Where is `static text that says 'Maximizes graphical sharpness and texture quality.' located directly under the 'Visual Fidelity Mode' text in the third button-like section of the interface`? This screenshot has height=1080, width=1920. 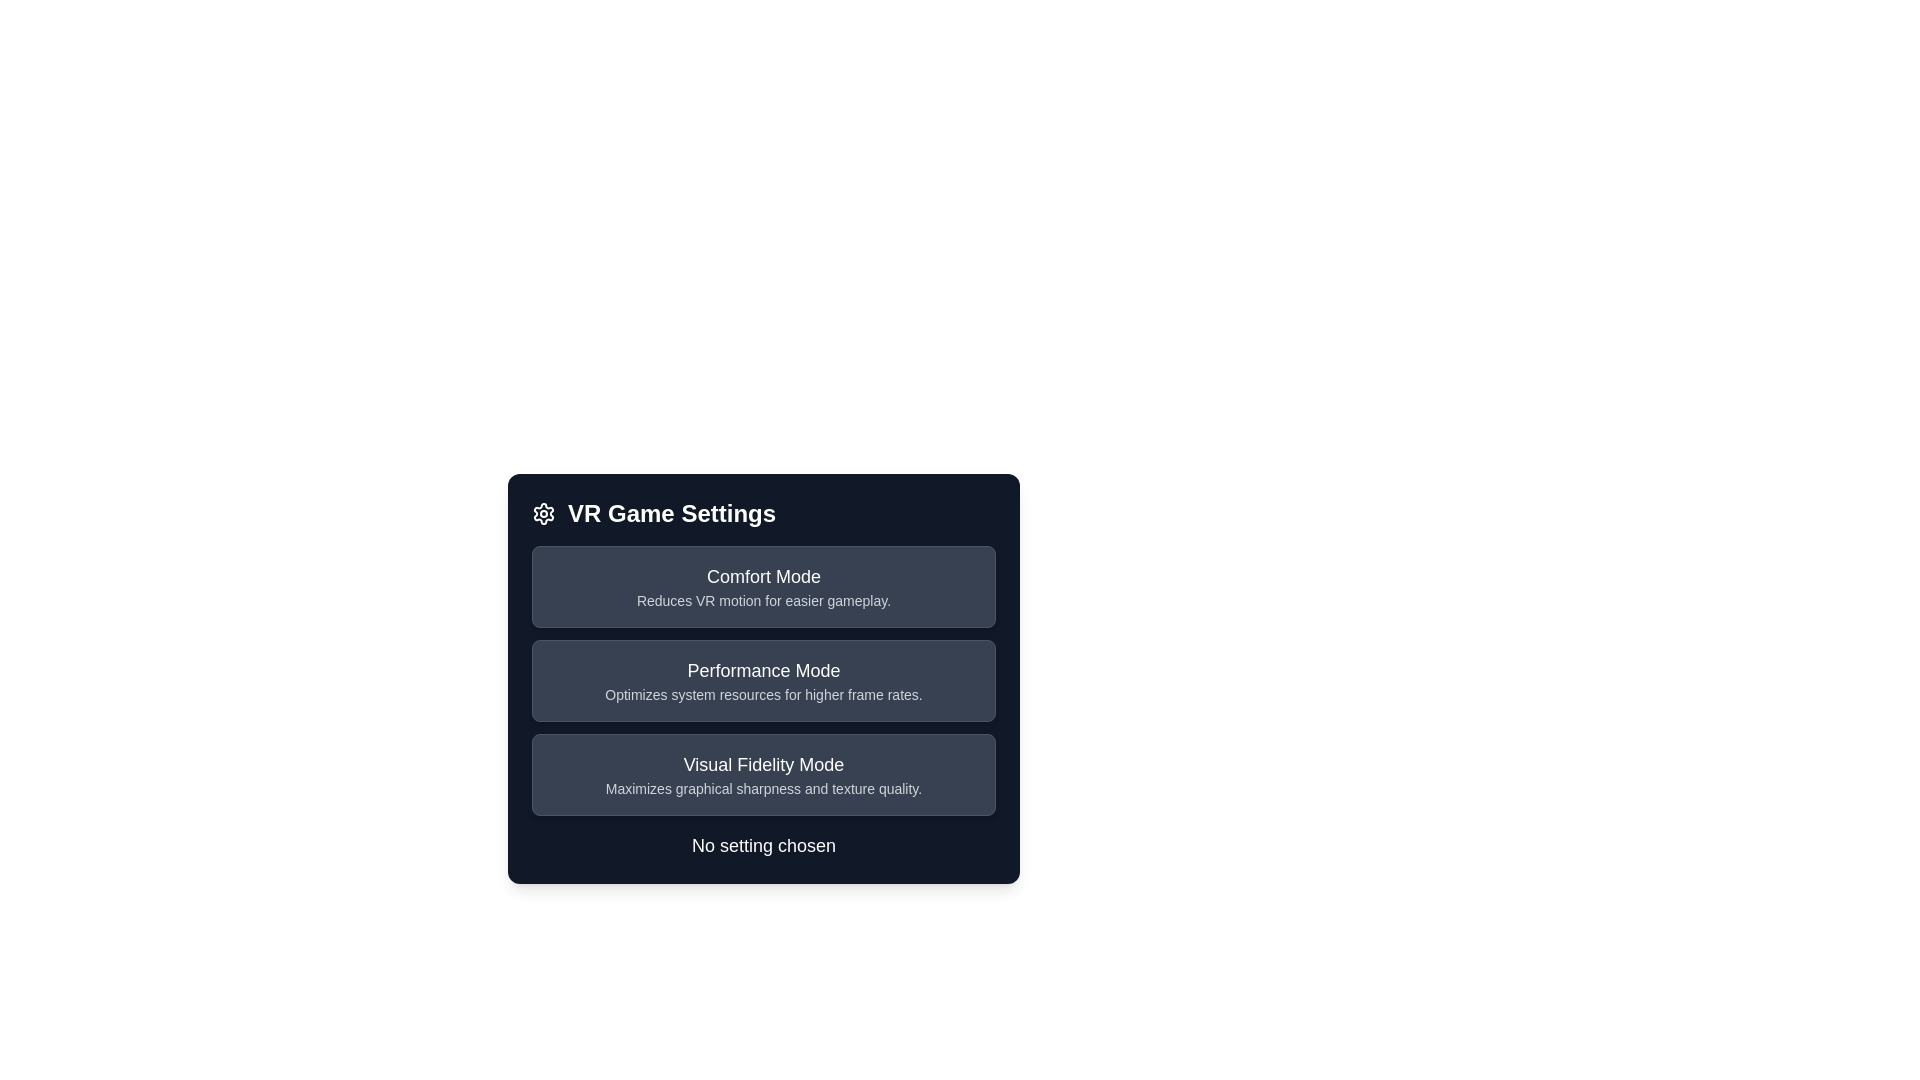 static text that says 'Maximizes graphical sharpness and texture quality.' located directly under the 'Visual Fidelity Mode' text in the third button-like section of the interface is located at coordinates (762, 788).